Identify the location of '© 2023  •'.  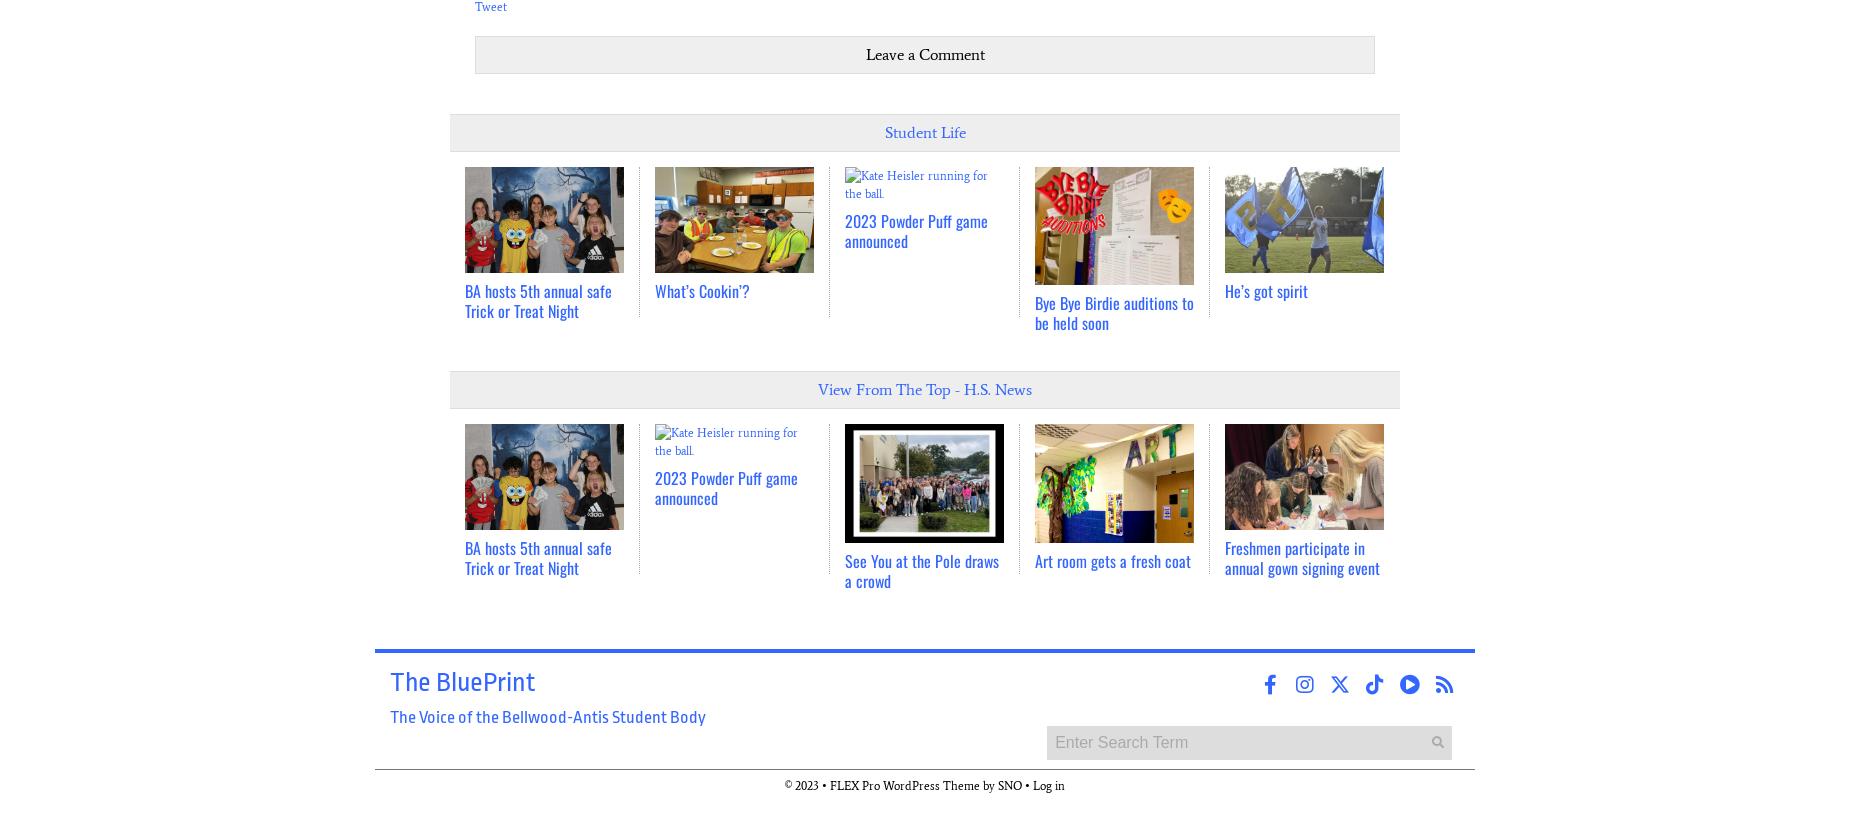
(807, 785).